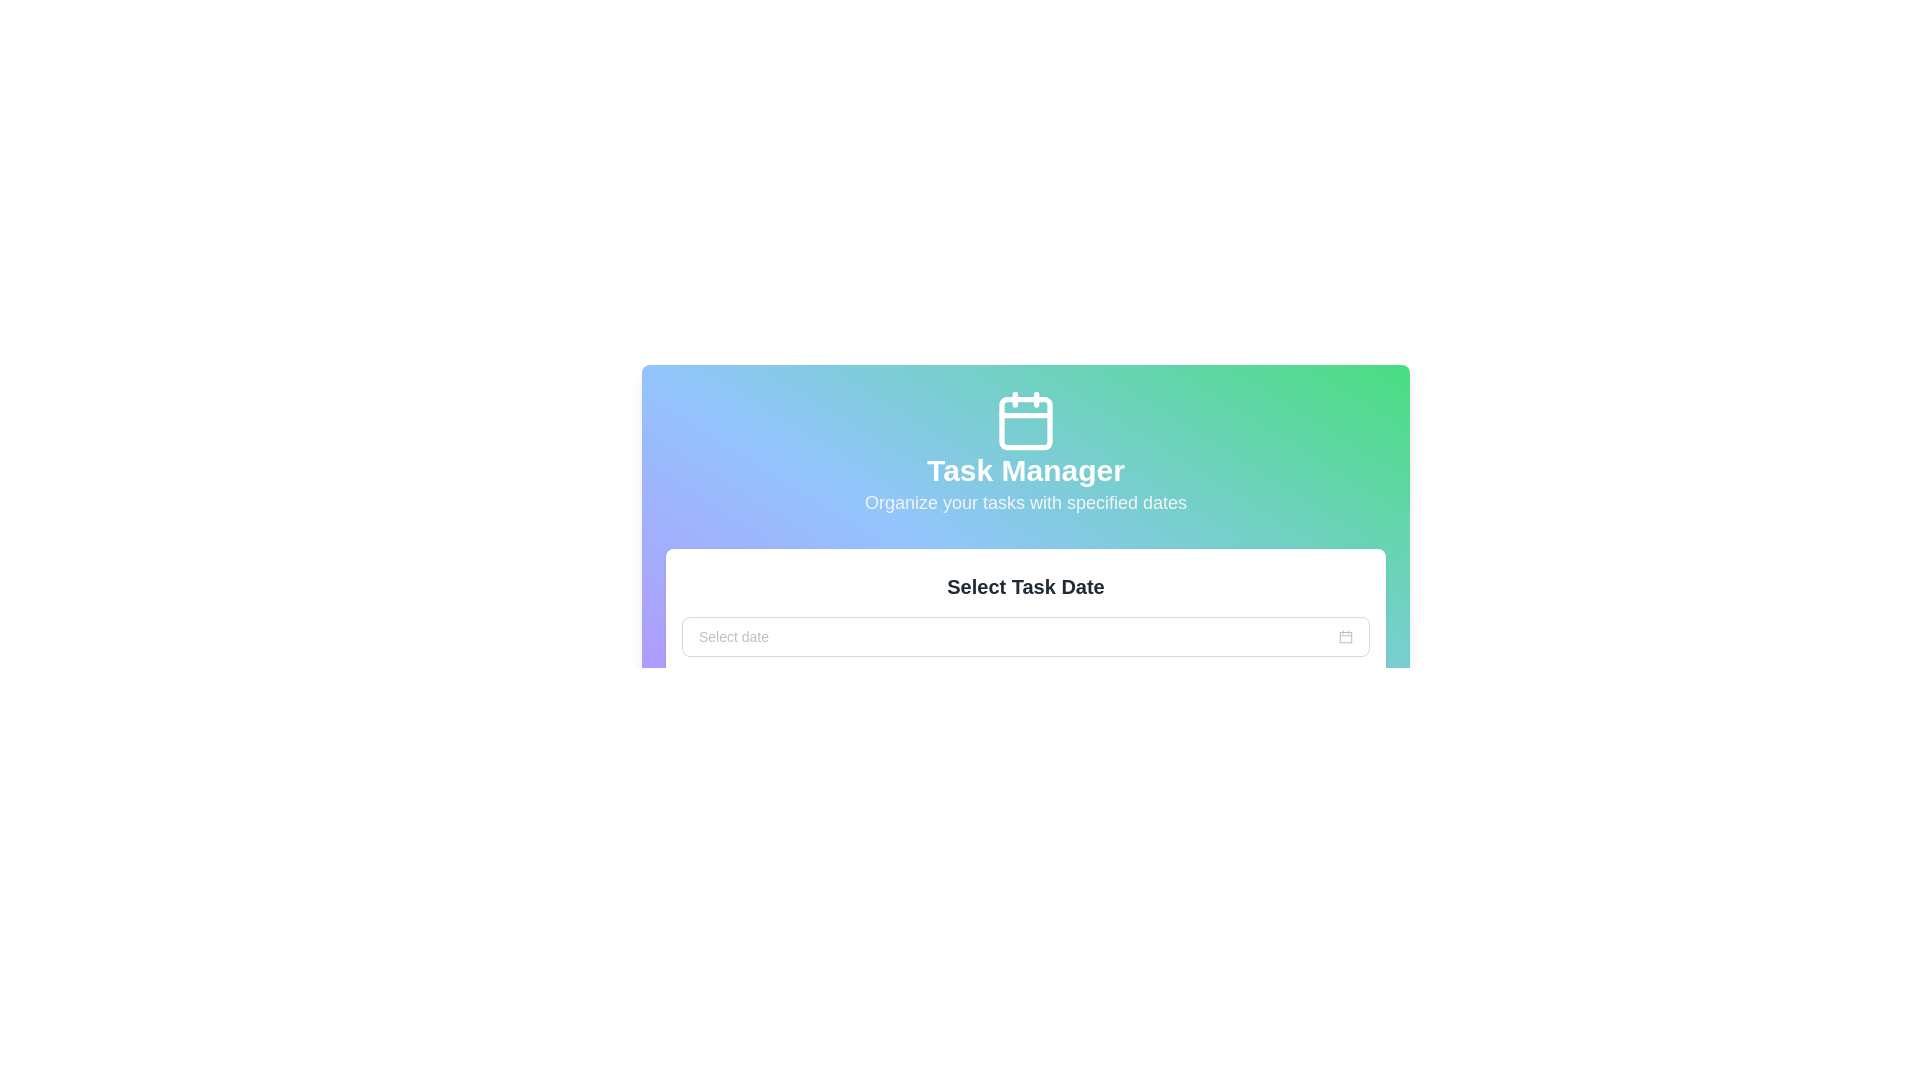 This screenshot has height=1080, width=1920. Describe the element at coordinates (1026, 585) in the screenshot. I see `text from the Text Label element that displays 'Select Task Date', which is prominently styled in bold and dark gray color at the top of a white panel` at that location.